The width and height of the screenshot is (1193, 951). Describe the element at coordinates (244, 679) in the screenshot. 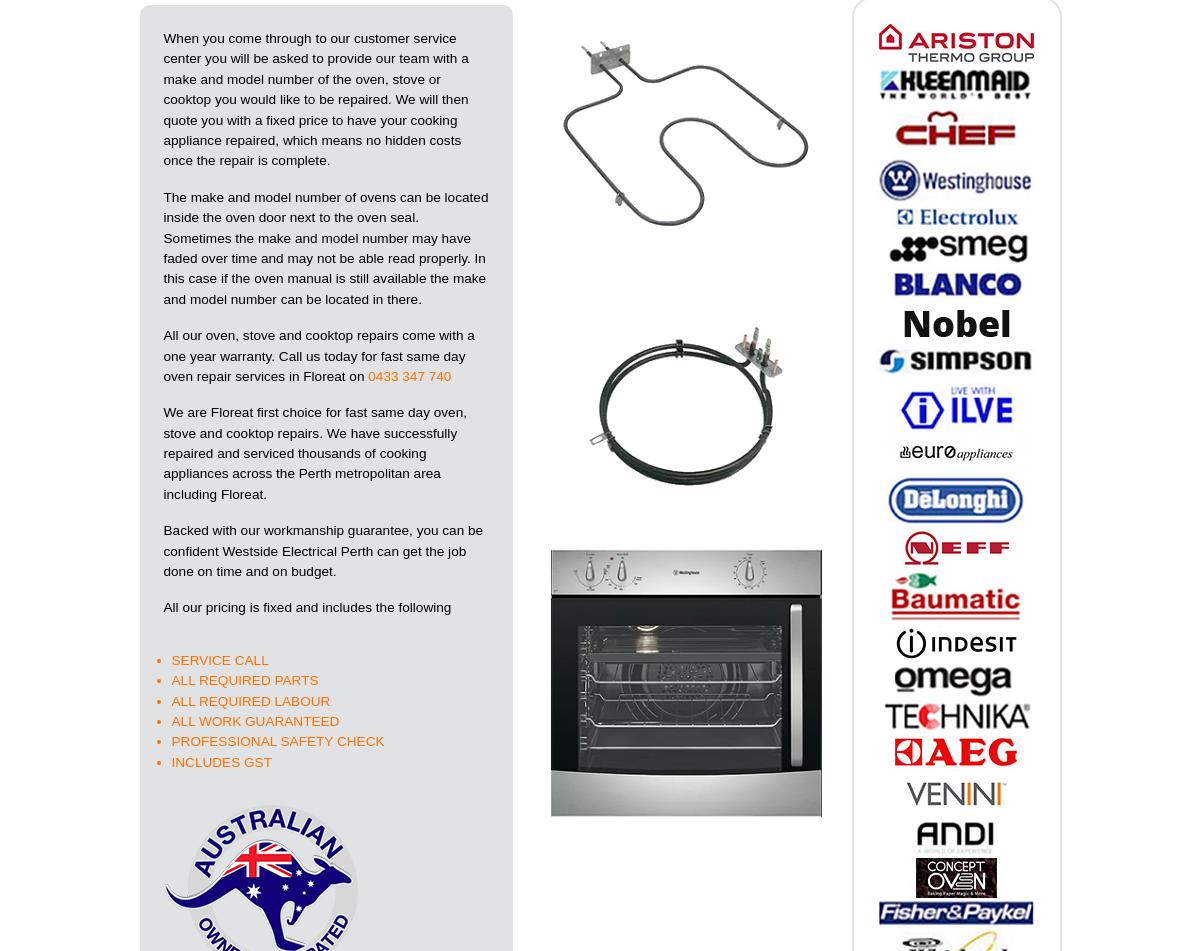

I see `'ALL REQUIRED PARTS'` at that location.